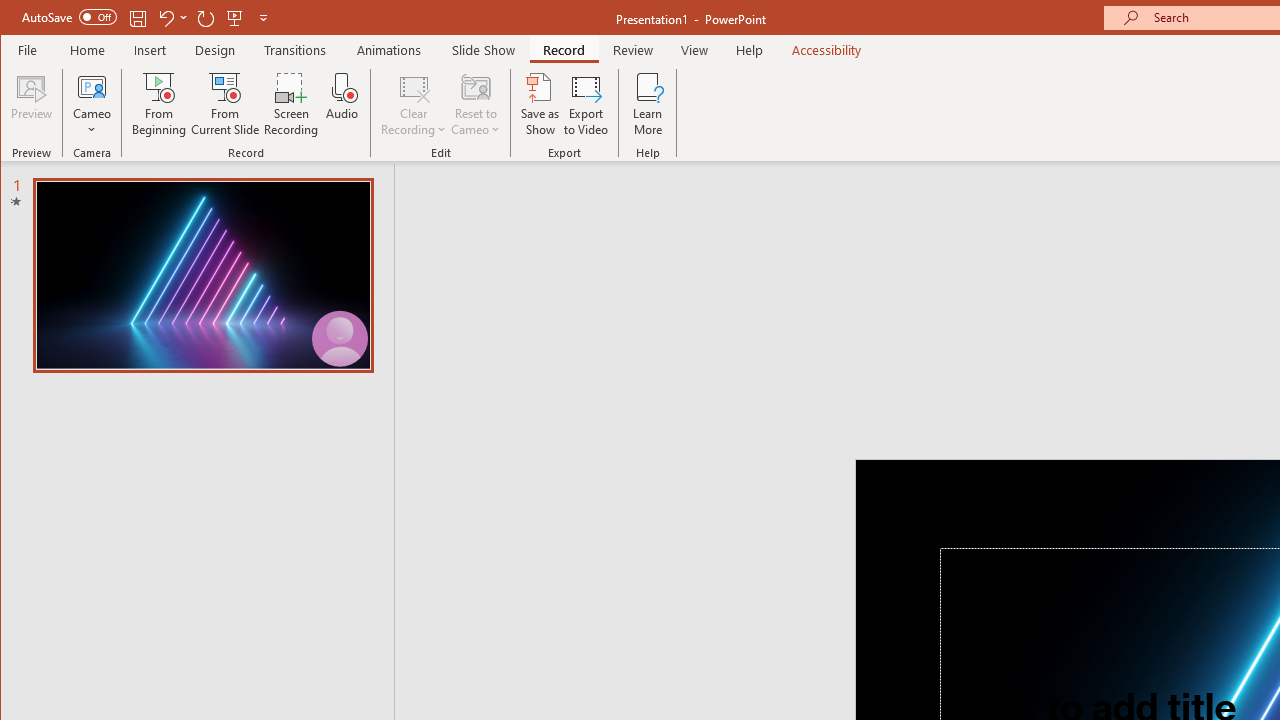  I want to click on 'Save as Show', so click(540, 104).